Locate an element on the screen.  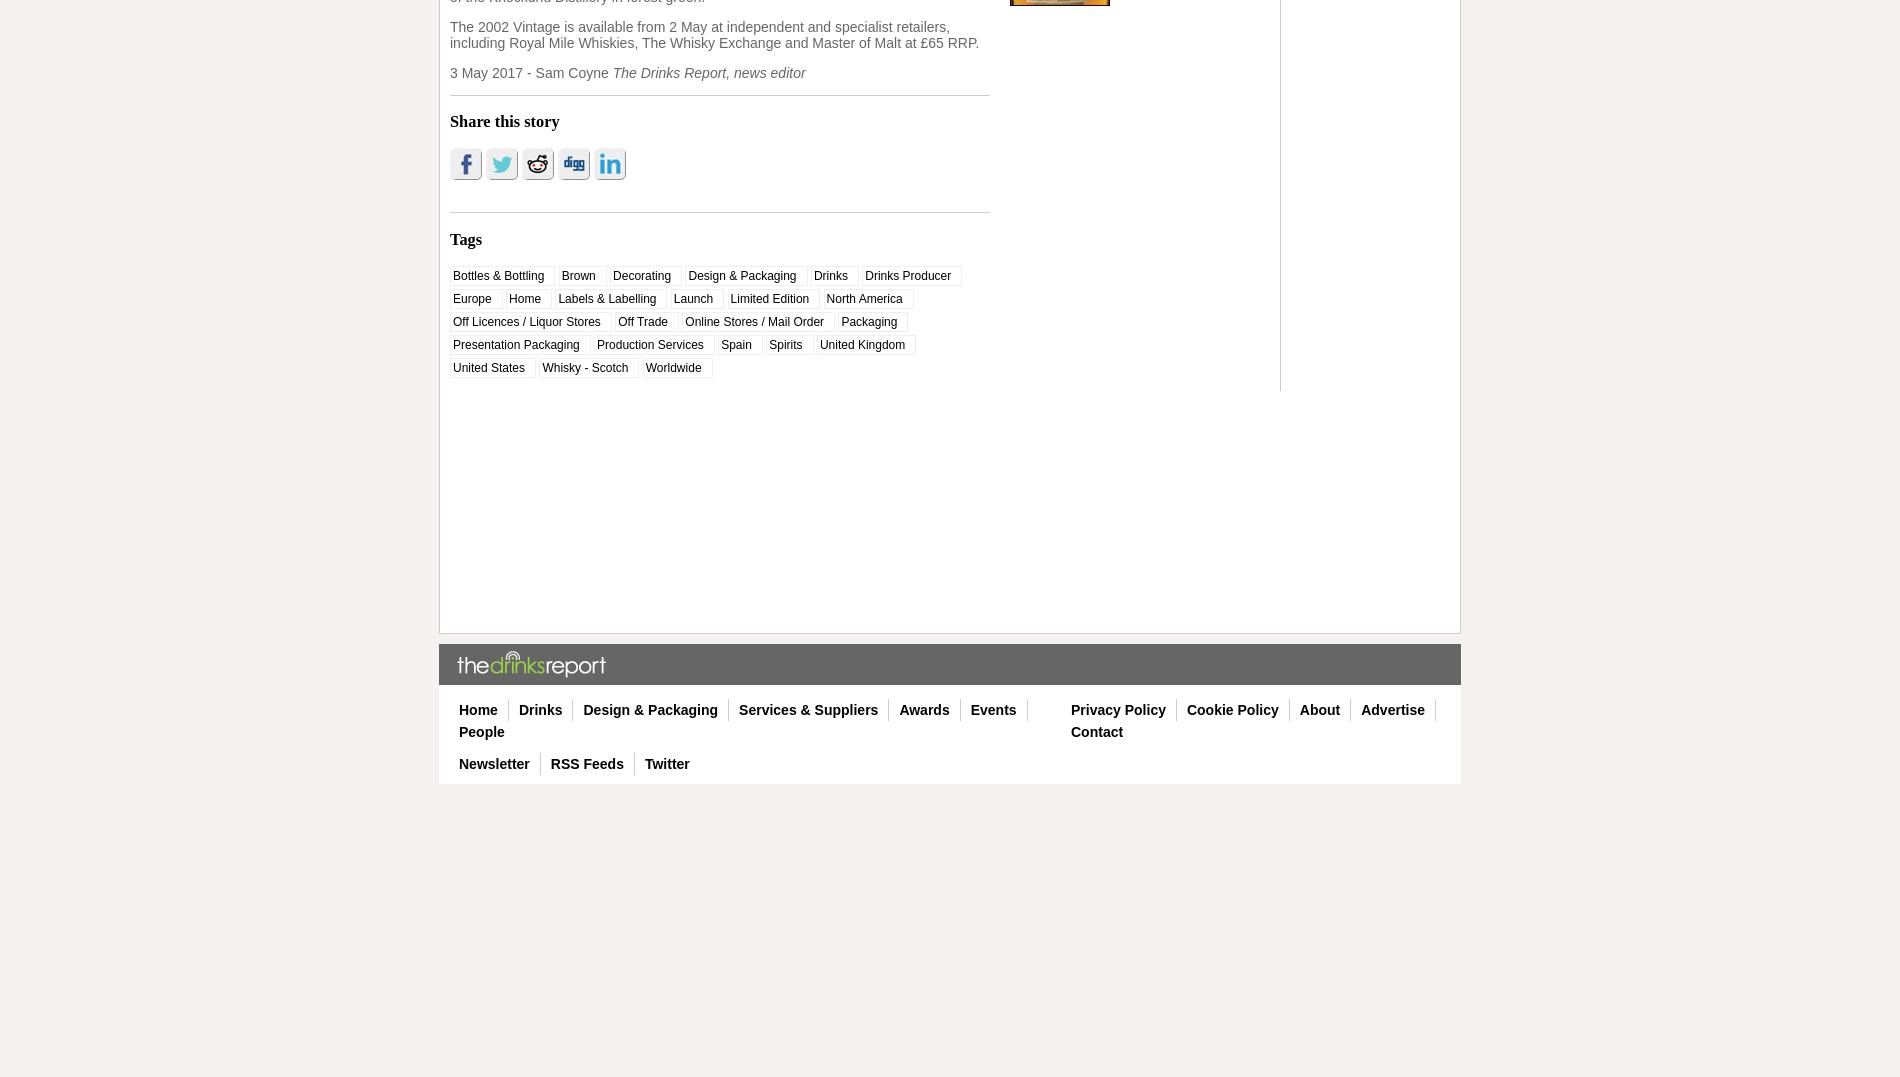
'Share this story' is located at coordinates (448, 119).